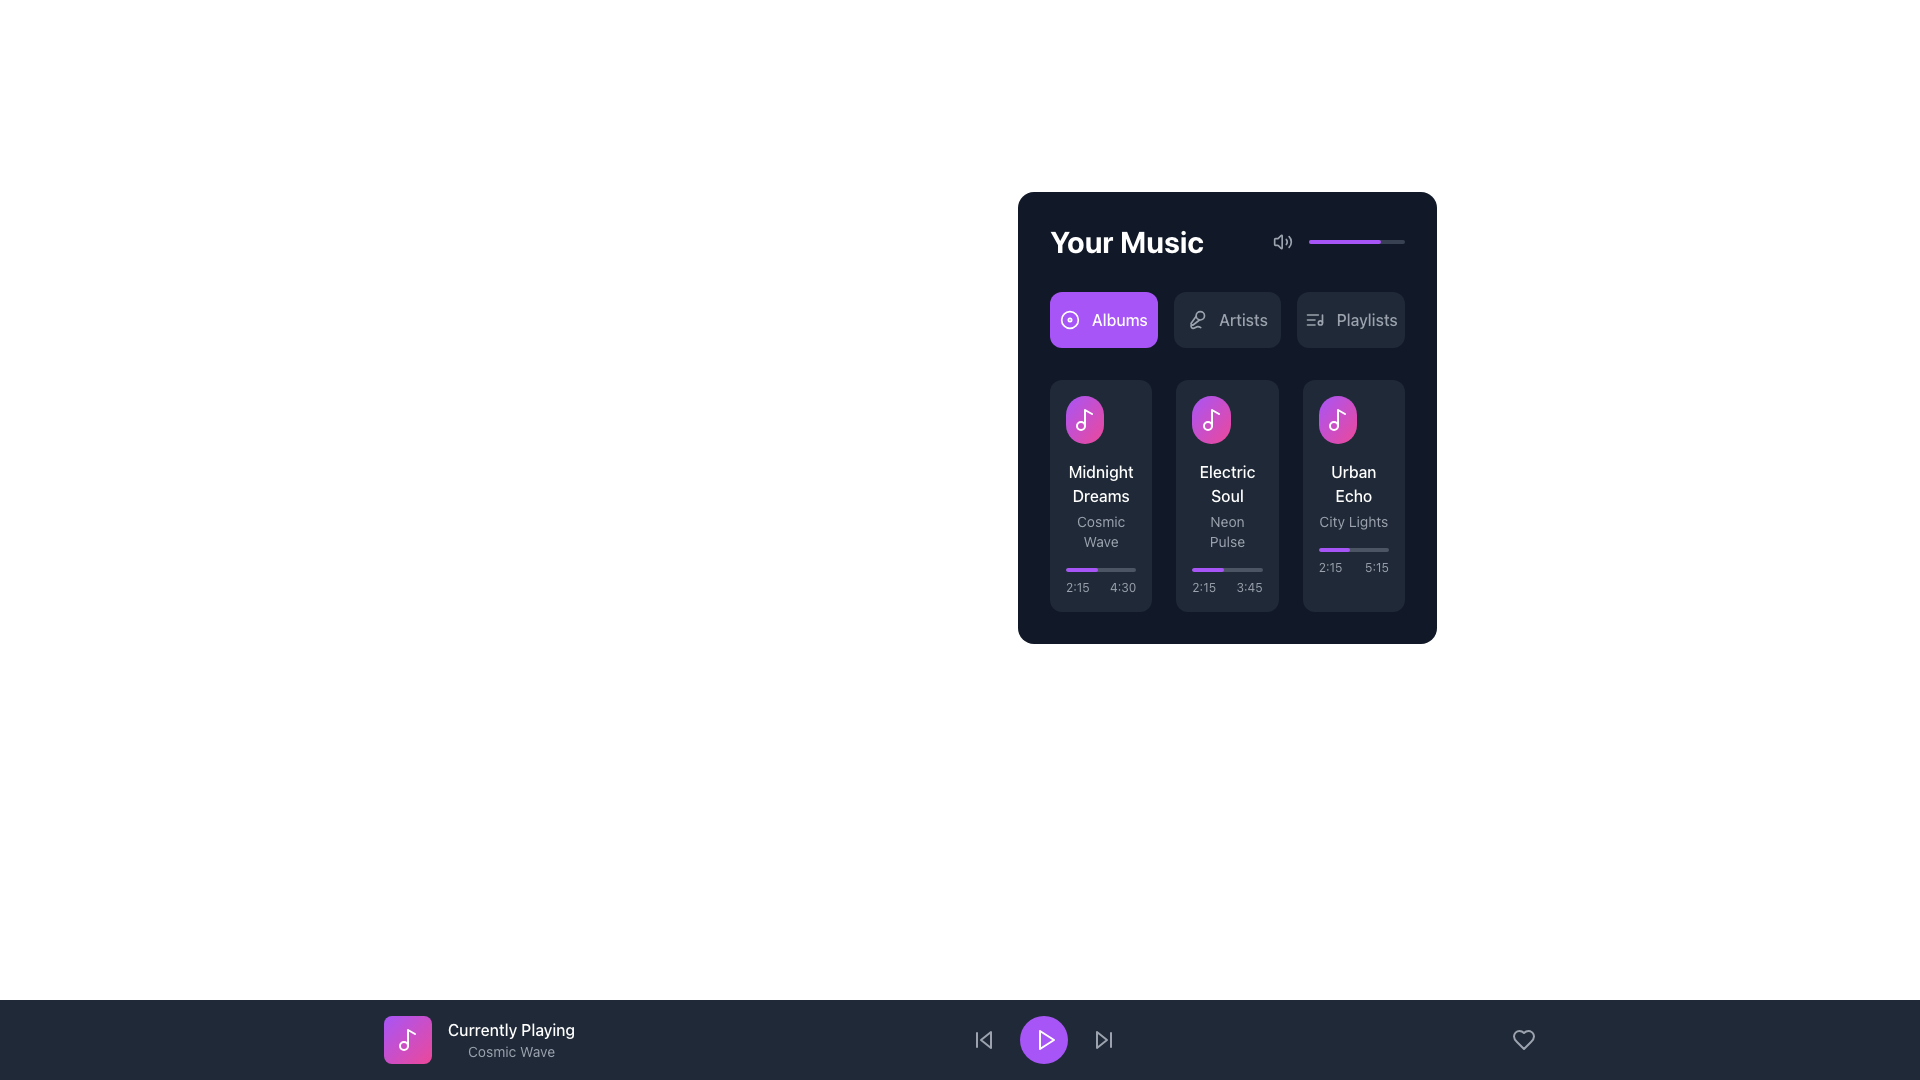 This screenshot has width=1920, height=1080. I want to click on the static text label displaying 'Cosmic Wave' in light gray, positioned below 'Midnight Dreams' within the Albums section, so click(1100, 531).